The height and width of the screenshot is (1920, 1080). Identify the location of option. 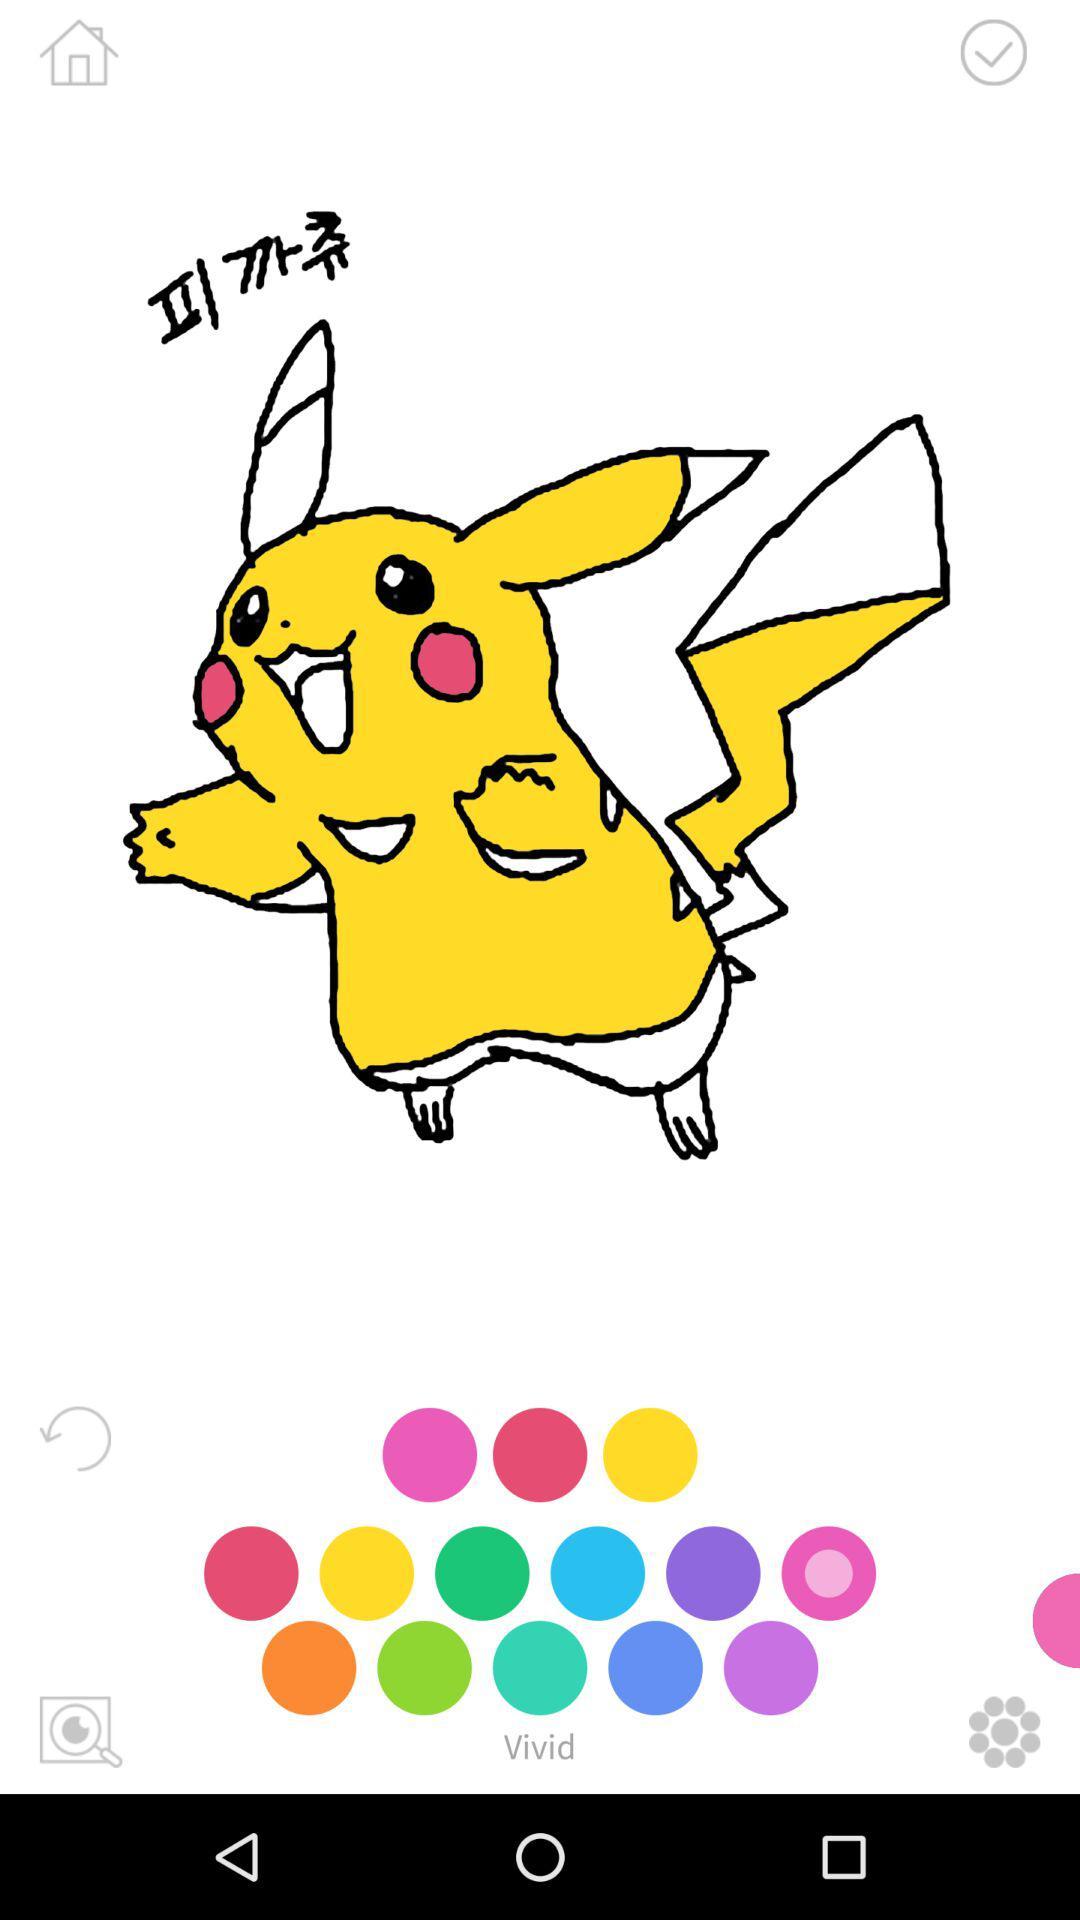
(1004, 1731).